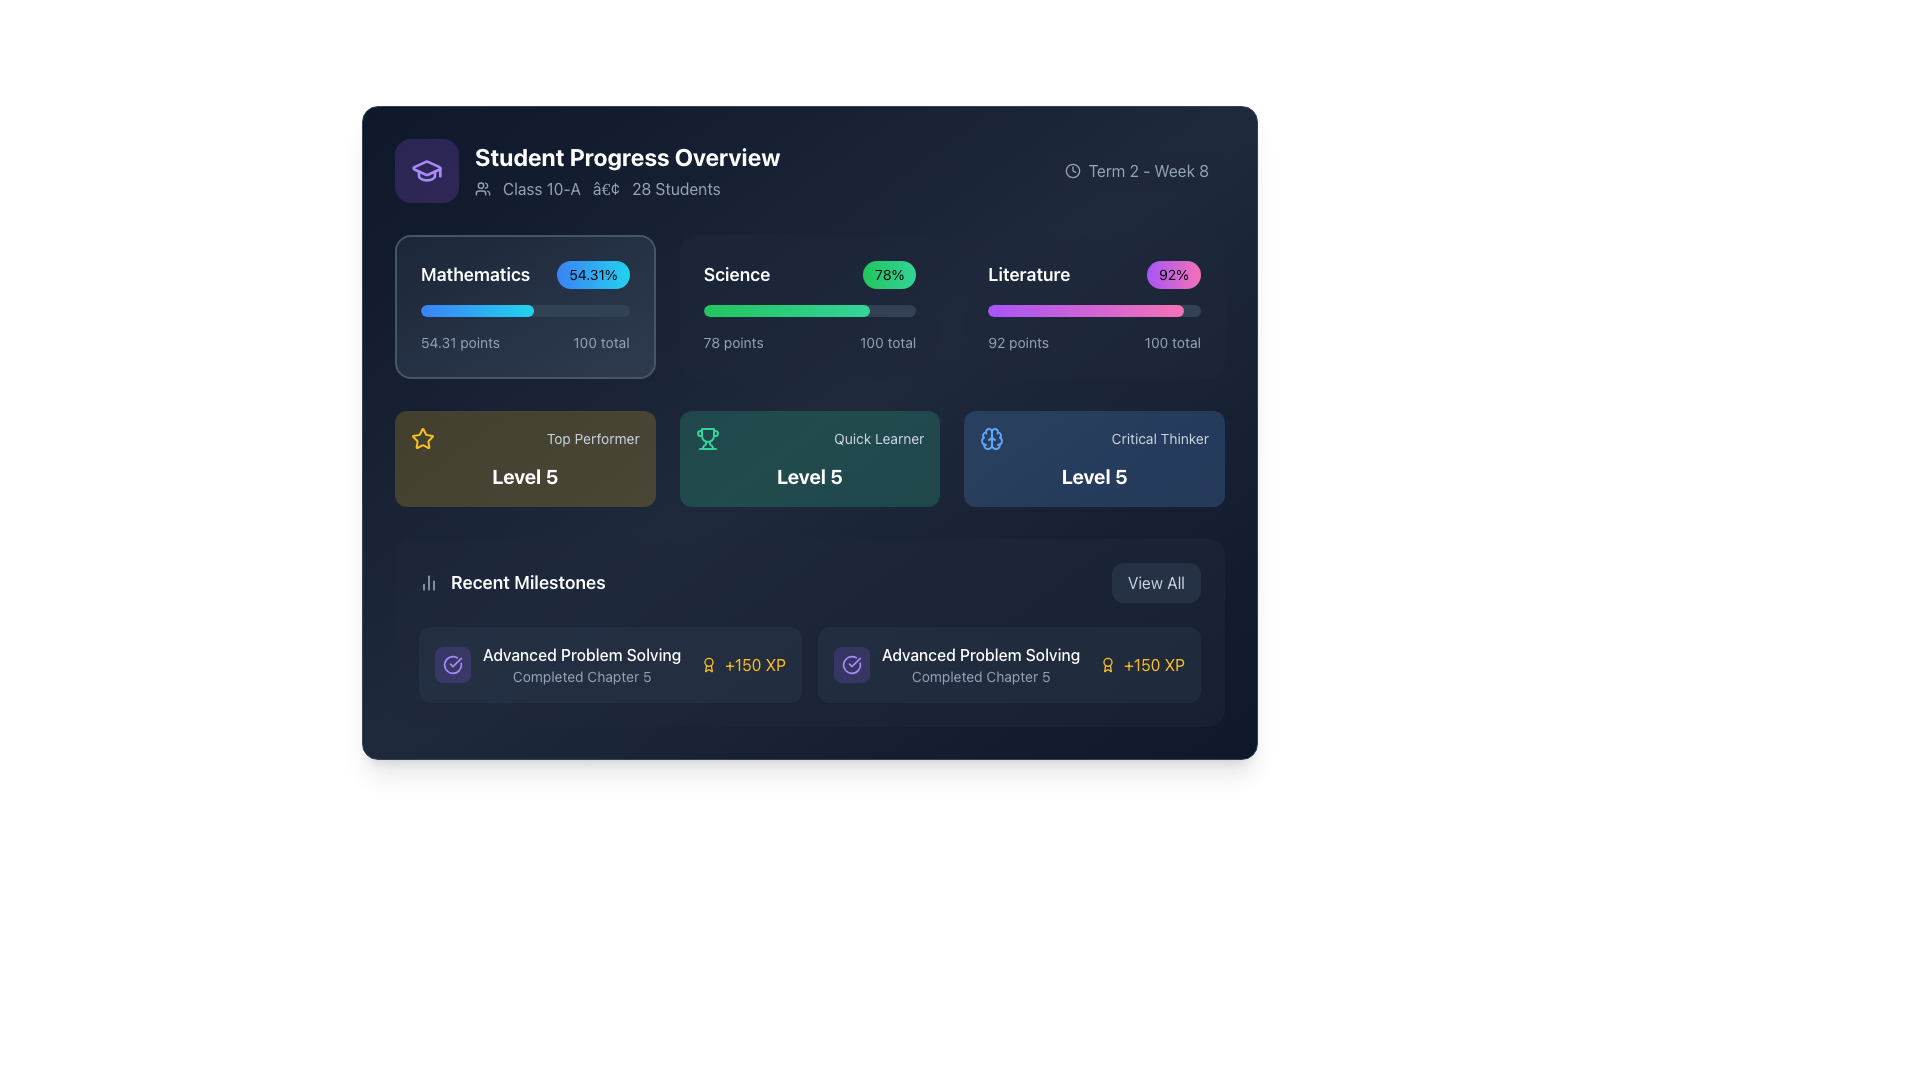 Image resolution: width=1920 pixels, height=1080 pixels. I want to click on the text label displaying 'Level 5' which is styled with a bold, white font and located at the bottom of the 'Critical Thinker' card, so click(1093, 477).